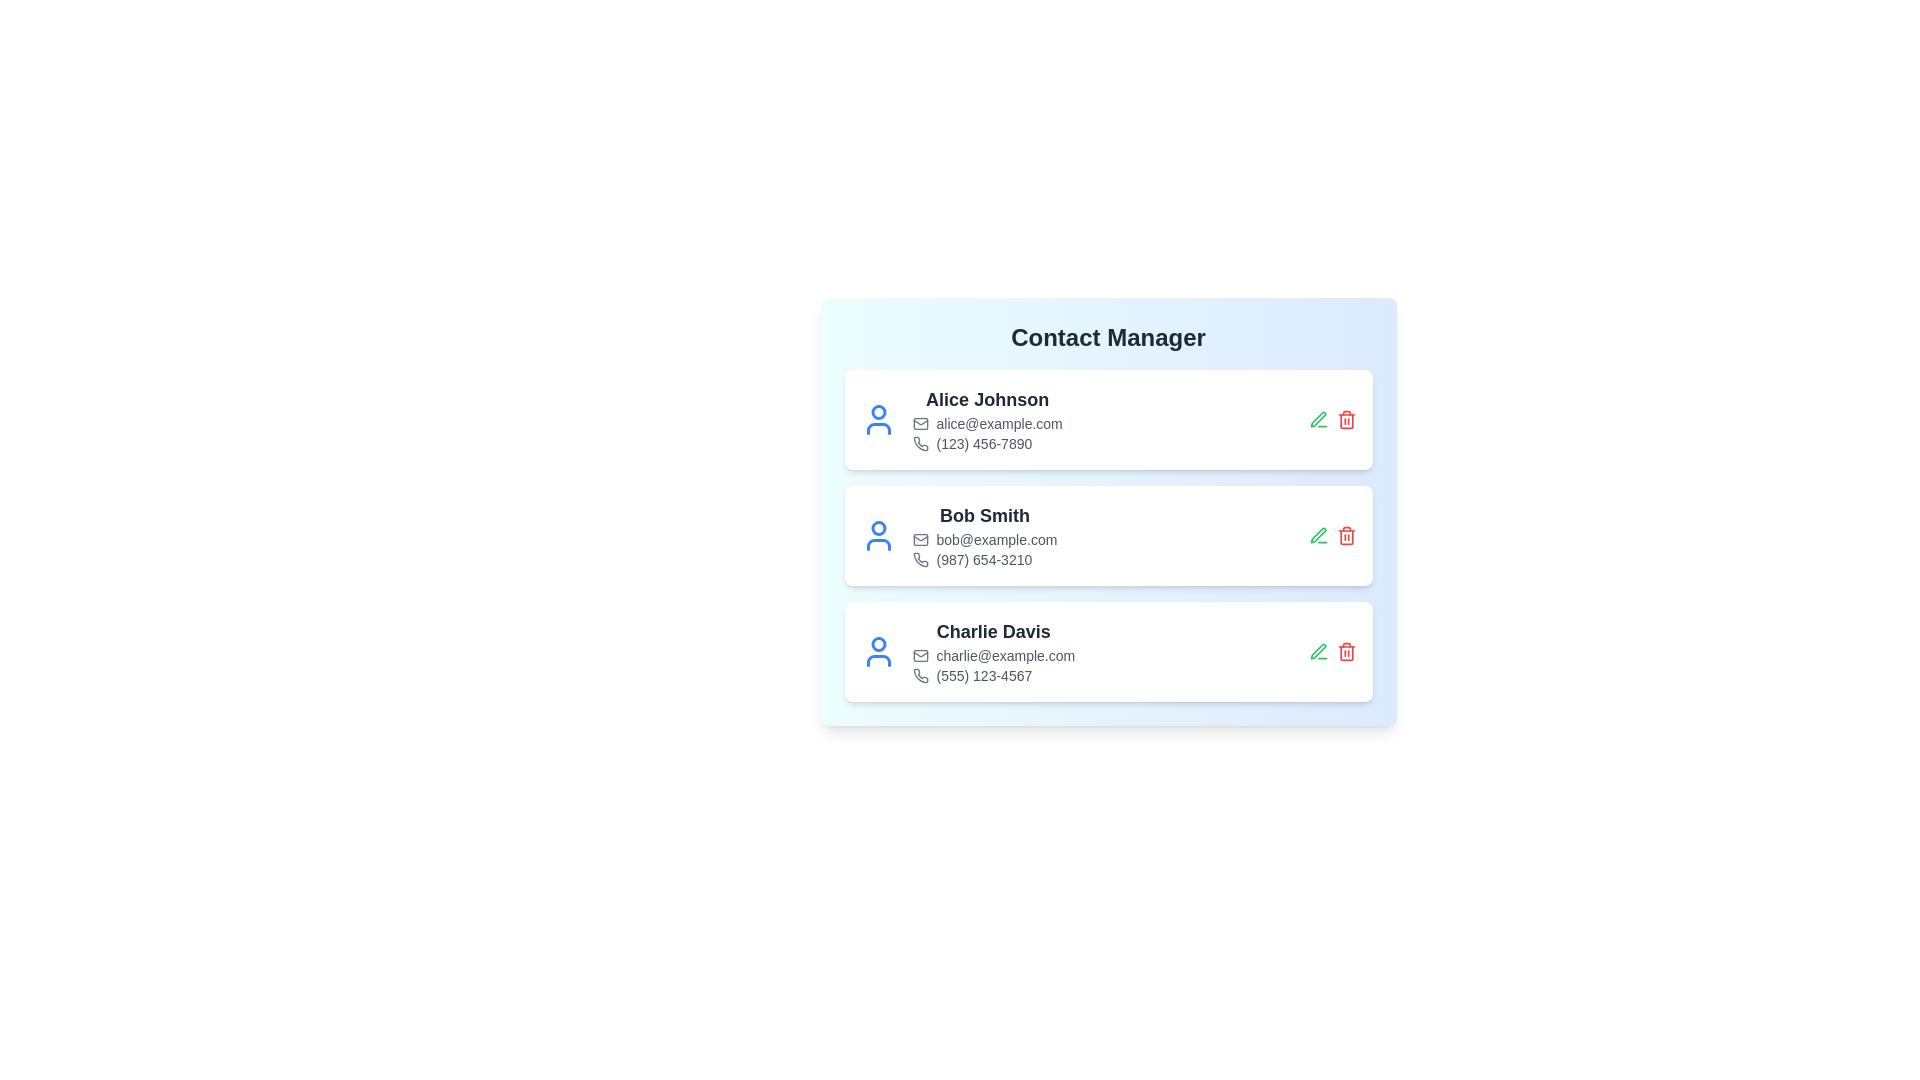 The height and width of the screenshot is (1080, 1920). What do you see at coordinates (1318, 535) in the screenshot?
I see `the edit button for the contact Bob Smith` at bounding box center [1318, 535].